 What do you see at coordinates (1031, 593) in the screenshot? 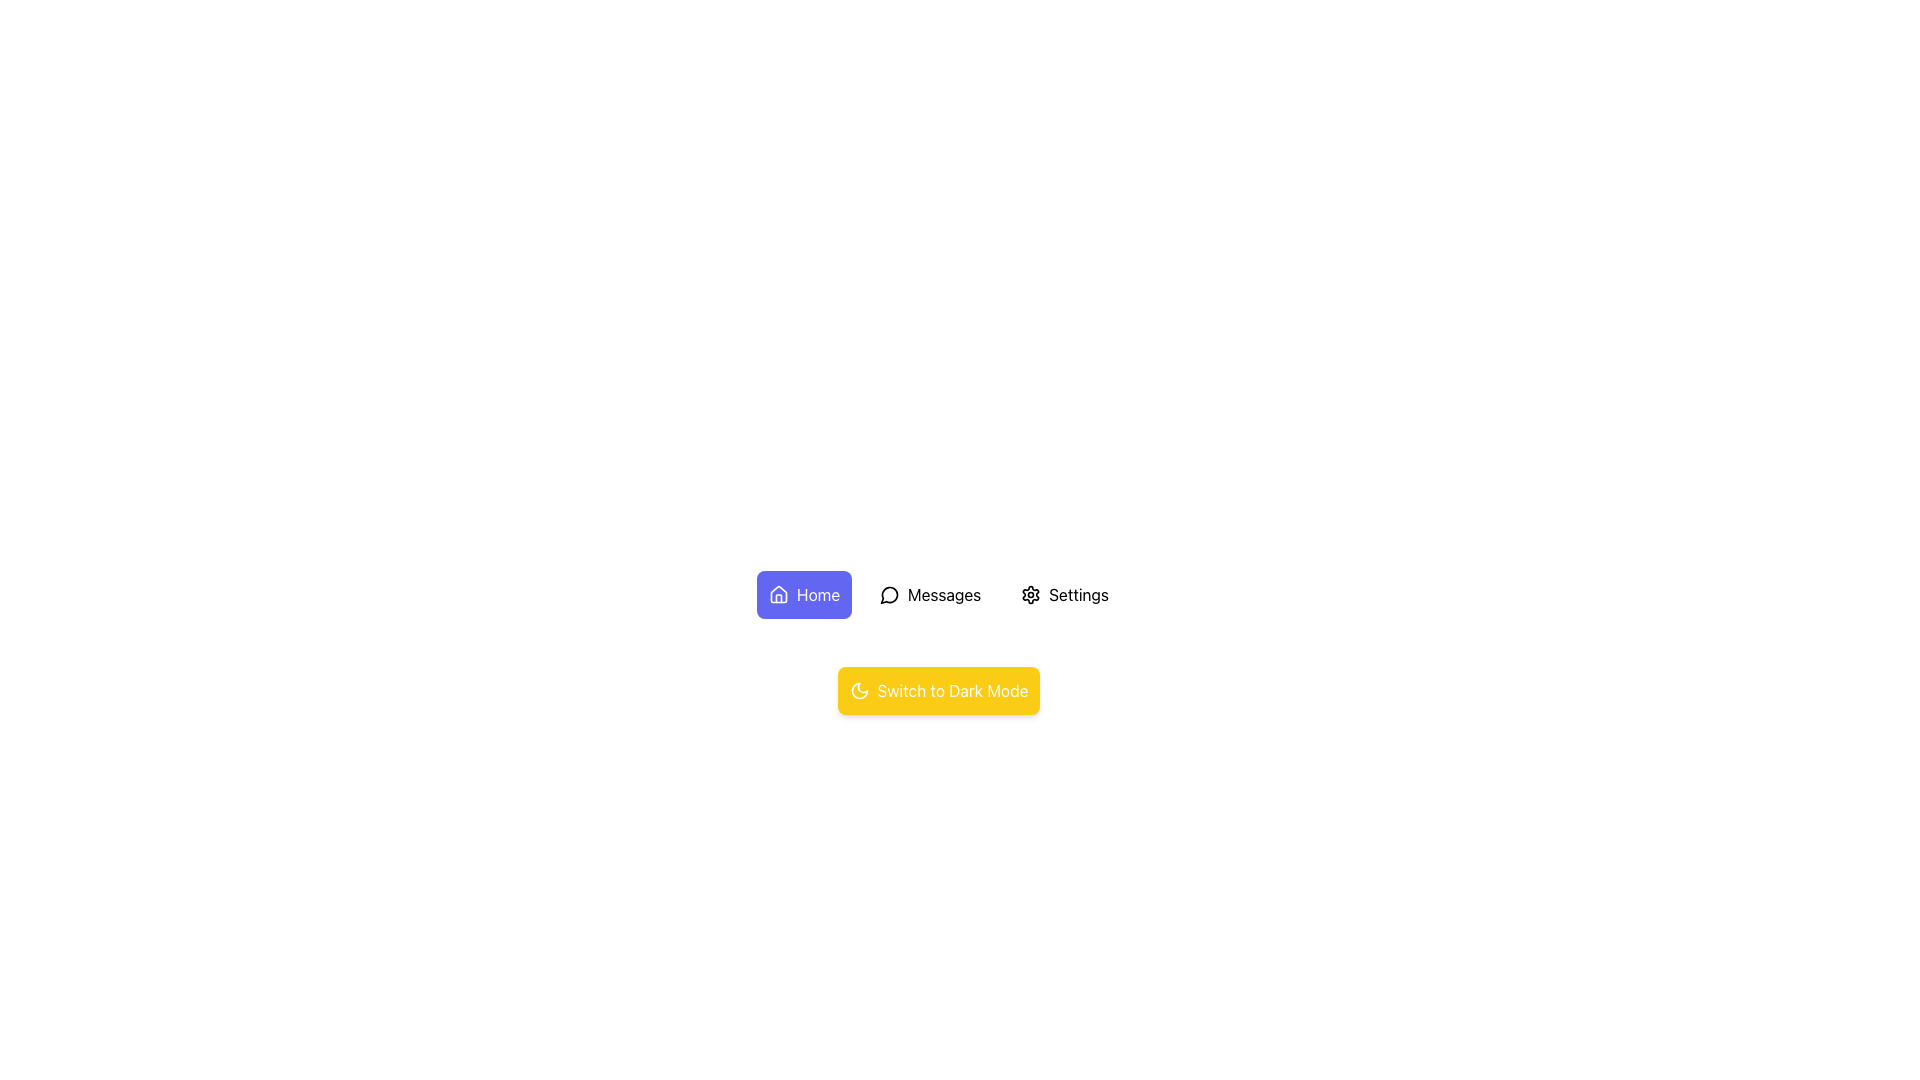
I see `the cogwheel icon on the 'Settings' button, which is the third button in a horizontal row of three buttons` at bounding box center [1031, 593].